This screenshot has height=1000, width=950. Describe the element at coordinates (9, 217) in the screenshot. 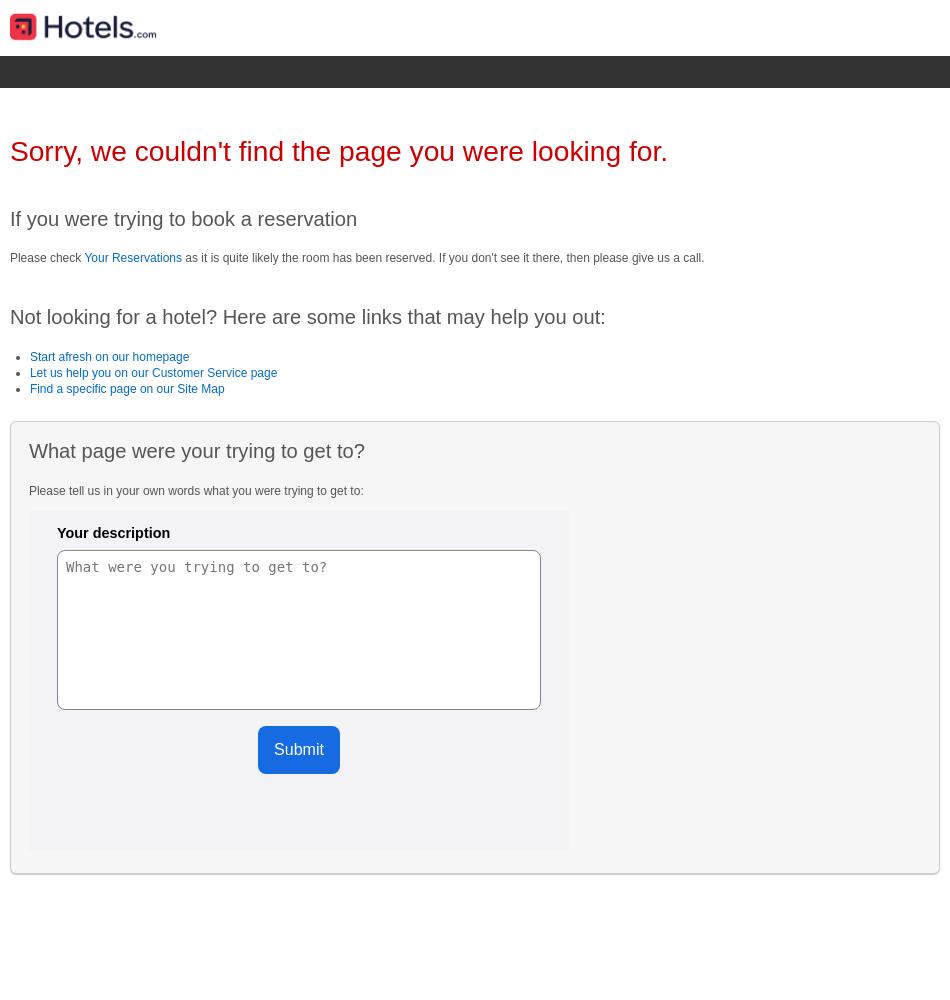

I see `'If you were trying to book a reservation'` at that location.